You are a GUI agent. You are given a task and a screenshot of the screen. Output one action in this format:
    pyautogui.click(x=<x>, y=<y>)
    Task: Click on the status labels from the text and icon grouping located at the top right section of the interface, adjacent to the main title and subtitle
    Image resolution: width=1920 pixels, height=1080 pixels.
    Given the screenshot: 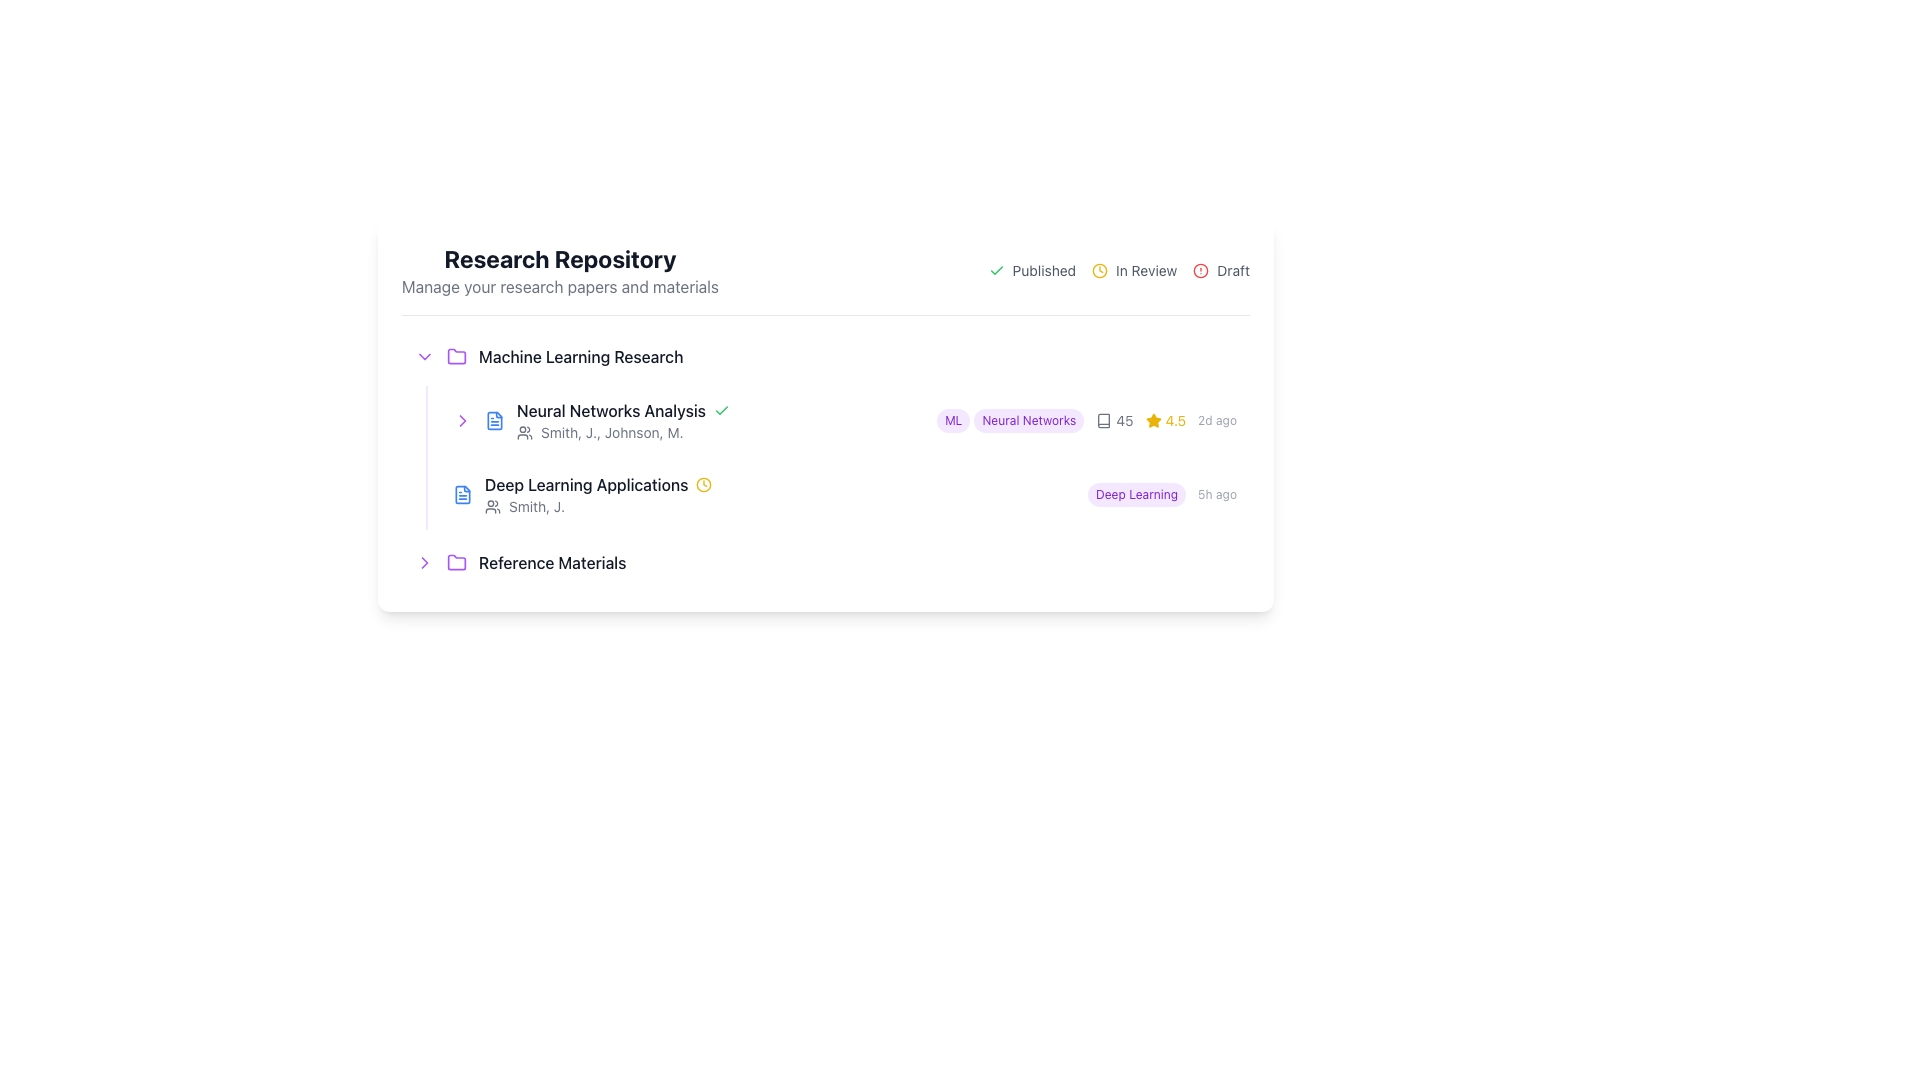 What is the action you would take?
    pyautogui.click(x=1118, y=270)
    